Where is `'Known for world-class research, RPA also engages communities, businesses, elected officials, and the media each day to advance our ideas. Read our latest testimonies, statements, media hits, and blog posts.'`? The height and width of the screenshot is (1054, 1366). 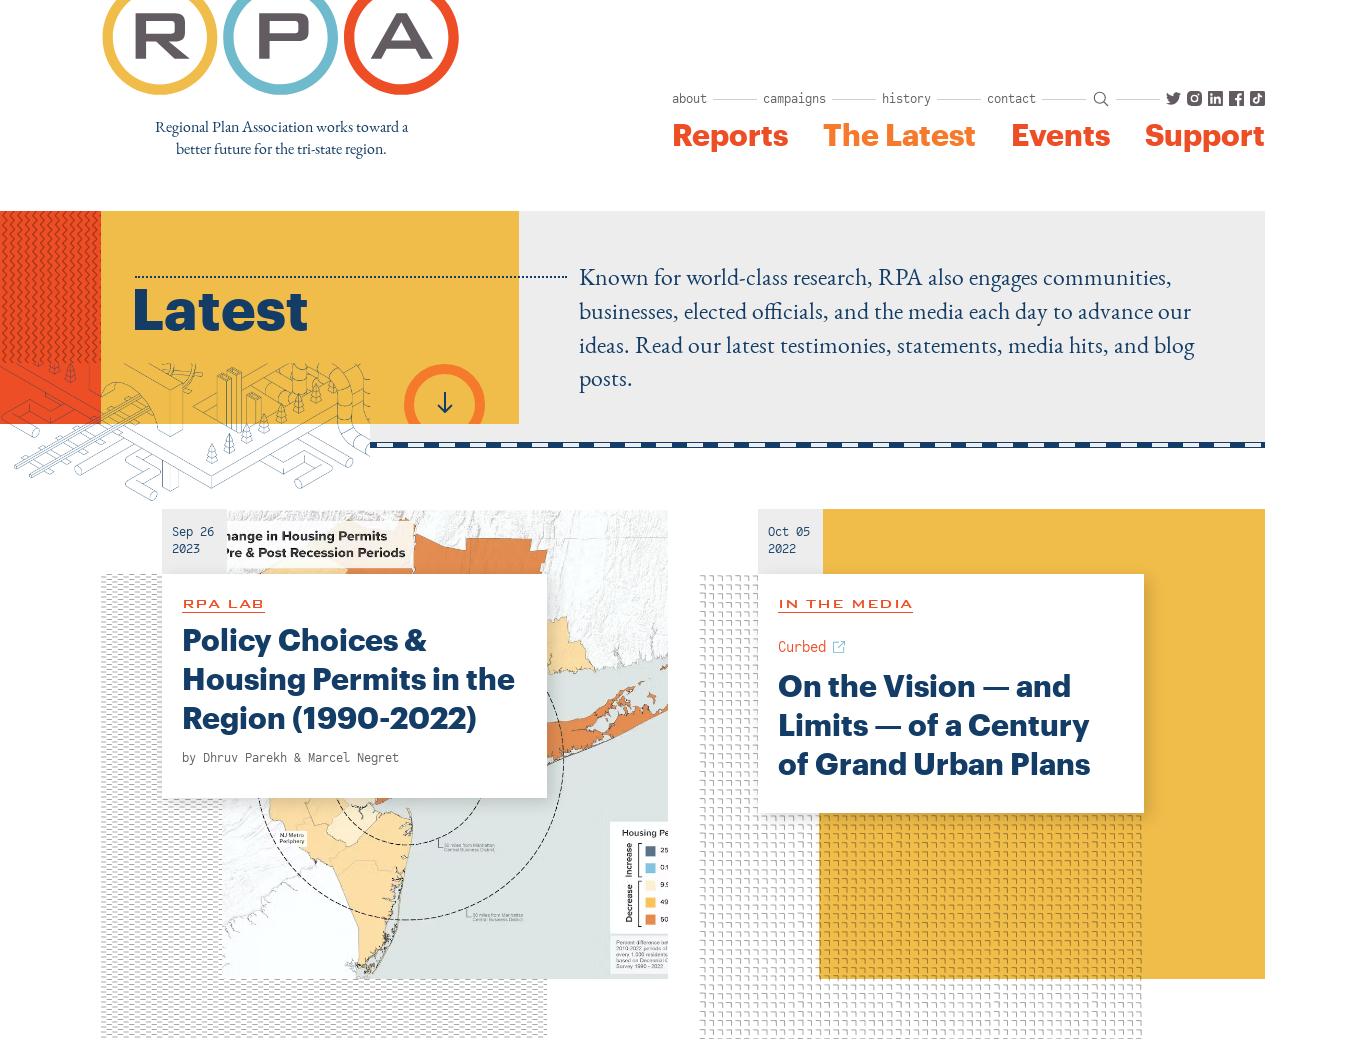
'Known for world-class research, RPA also engages communities, businesses, elected officials, and the media each day to advance our ideas. Read our latest testimonies, statements, media hits, and blog posts.' is located at coordinates (884, 326).